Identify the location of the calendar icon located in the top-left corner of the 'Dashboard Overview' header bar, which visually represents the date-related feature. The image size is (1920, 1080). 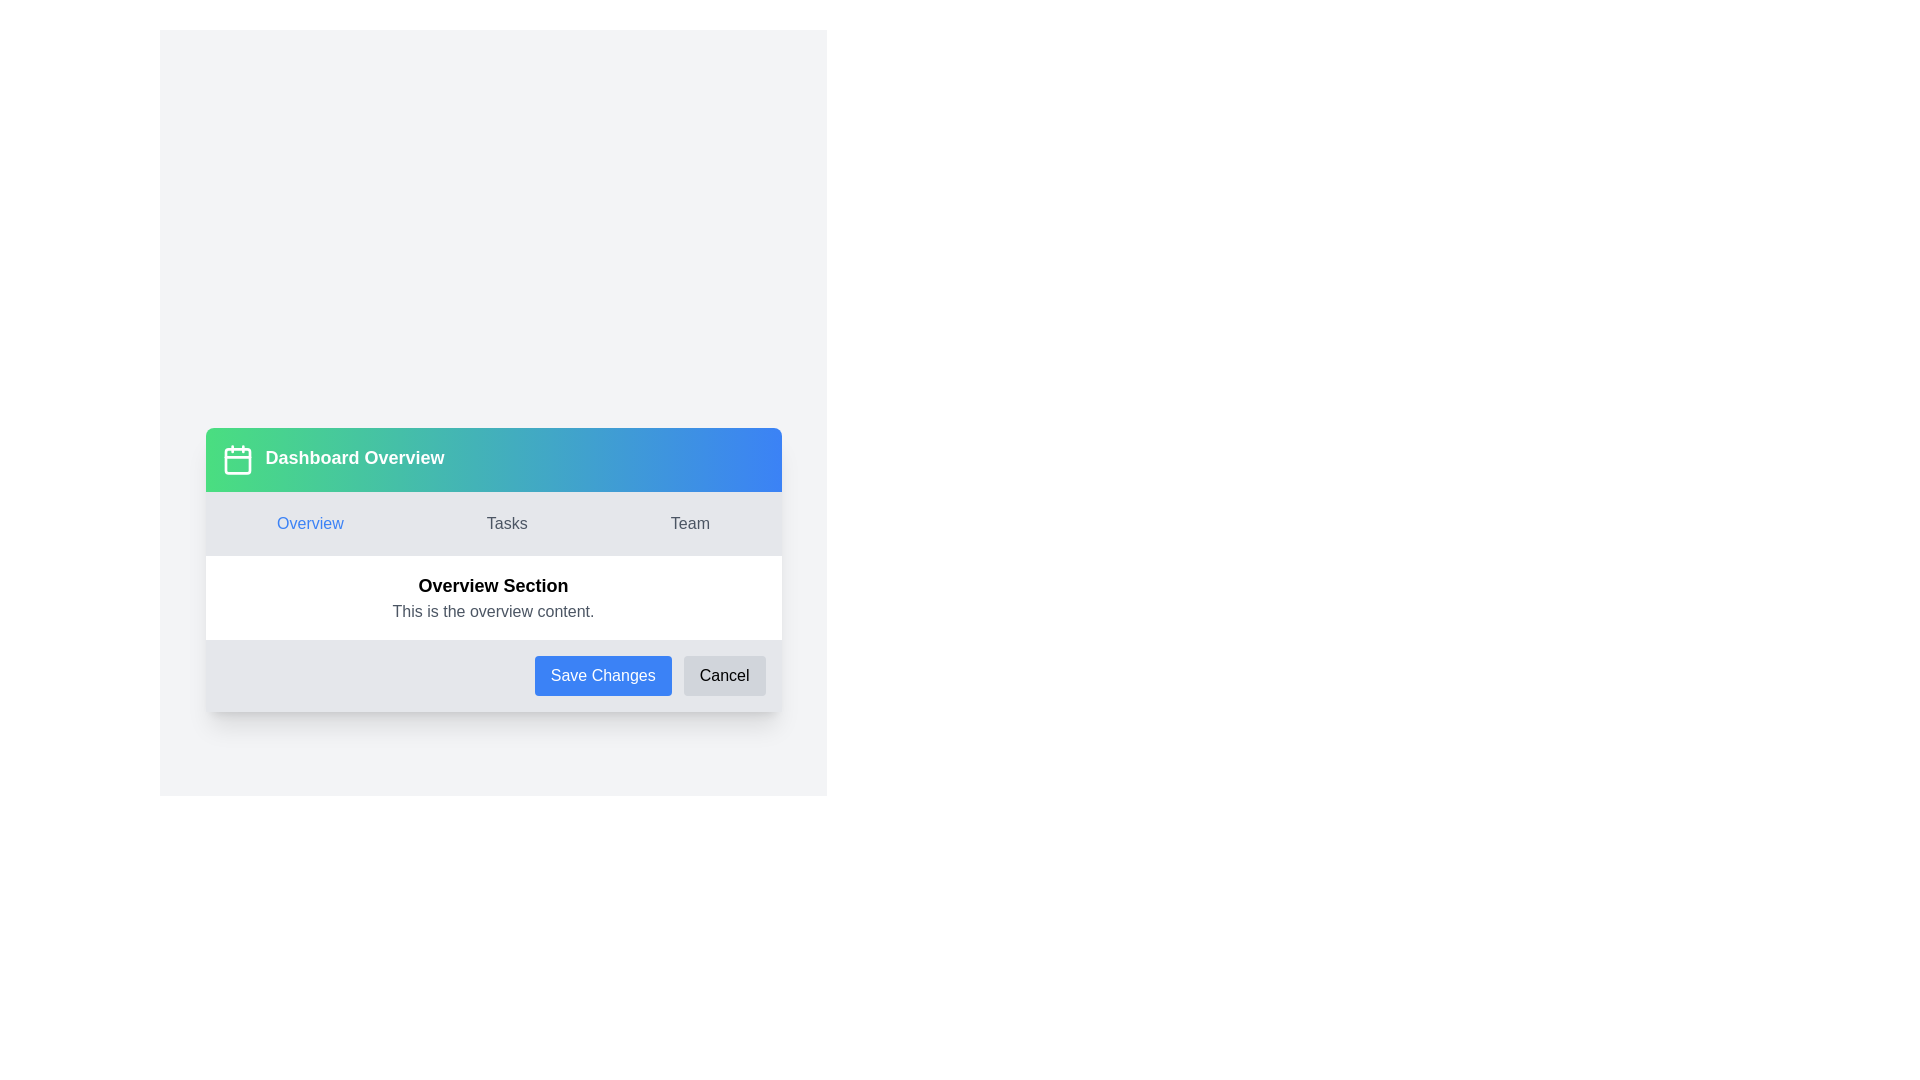
(237, 459).